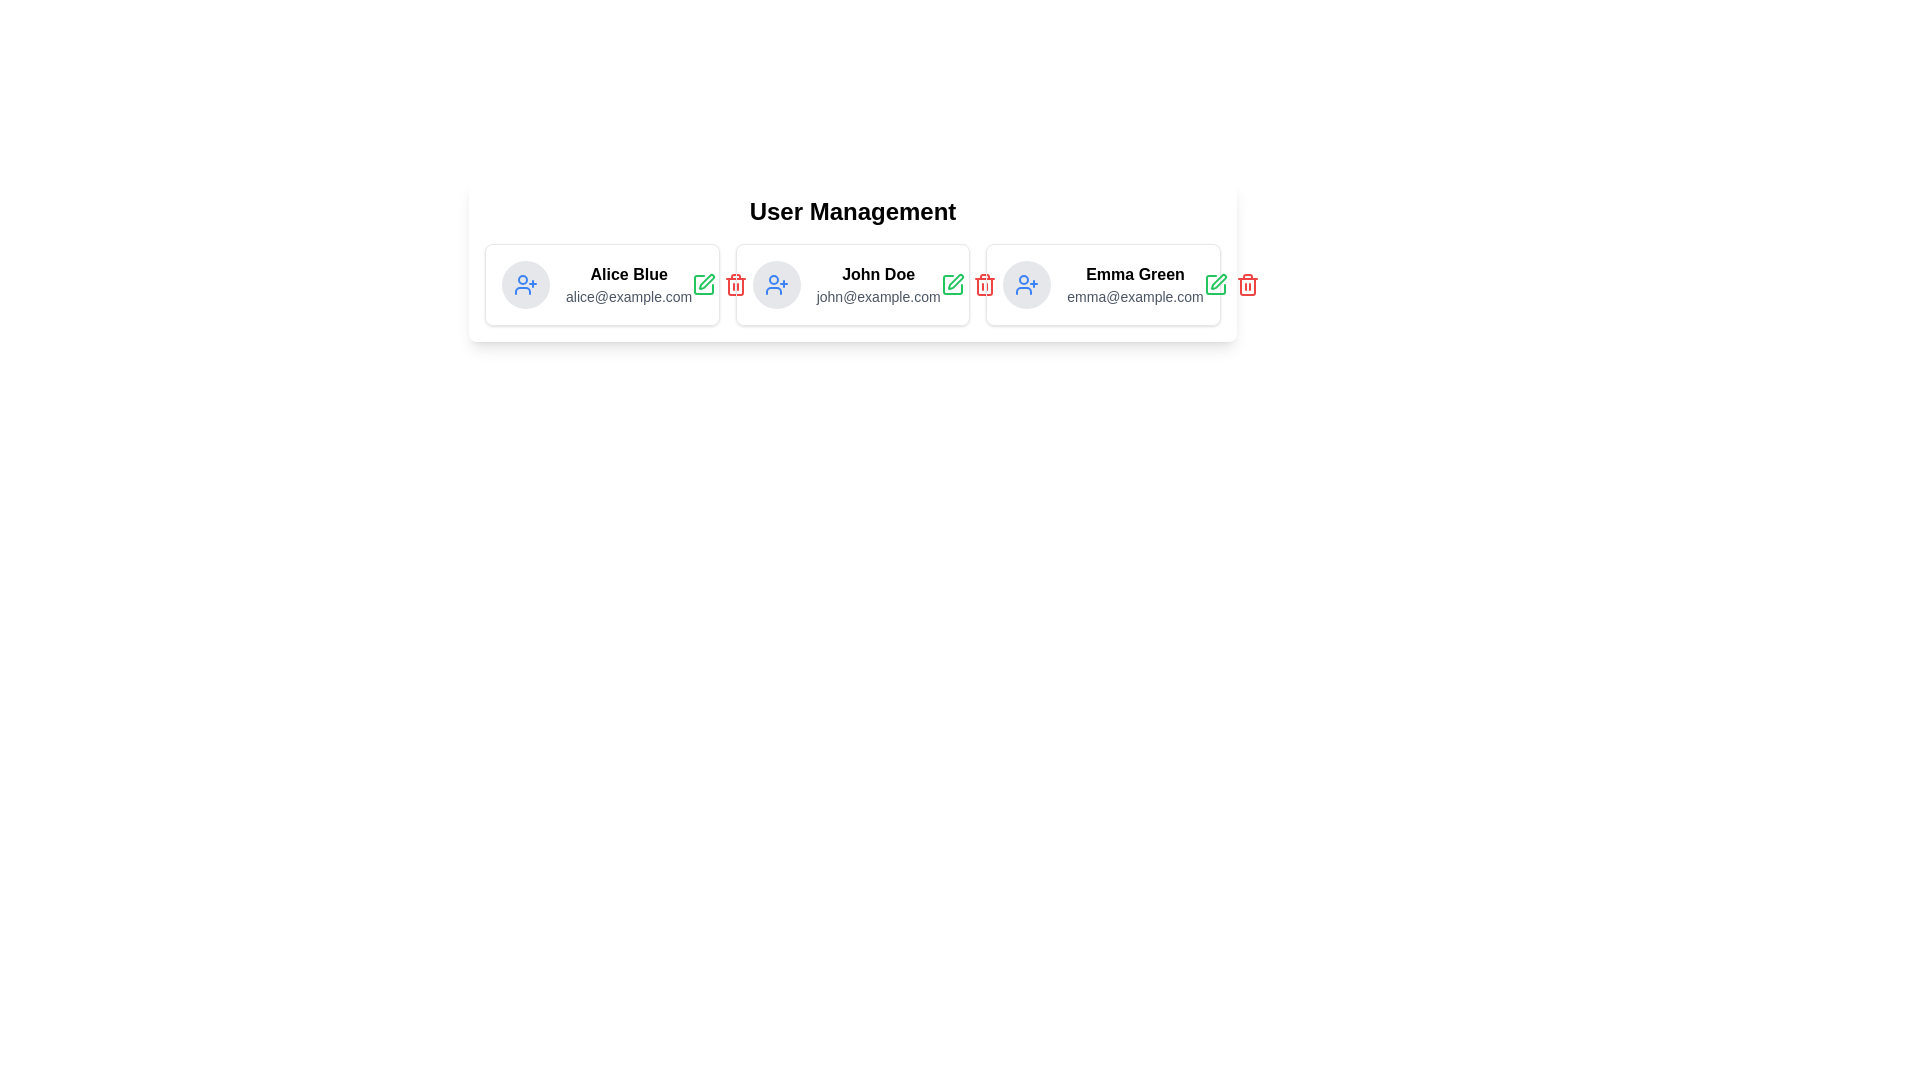 Image resolution: width=1920 pixels, height=1080 pixels. I want to click on the delete icon button located in the User Management section, to the right of the entry for 'John Doe' (john@example.com). This button is the second in the action icons row, so click(968, 285).